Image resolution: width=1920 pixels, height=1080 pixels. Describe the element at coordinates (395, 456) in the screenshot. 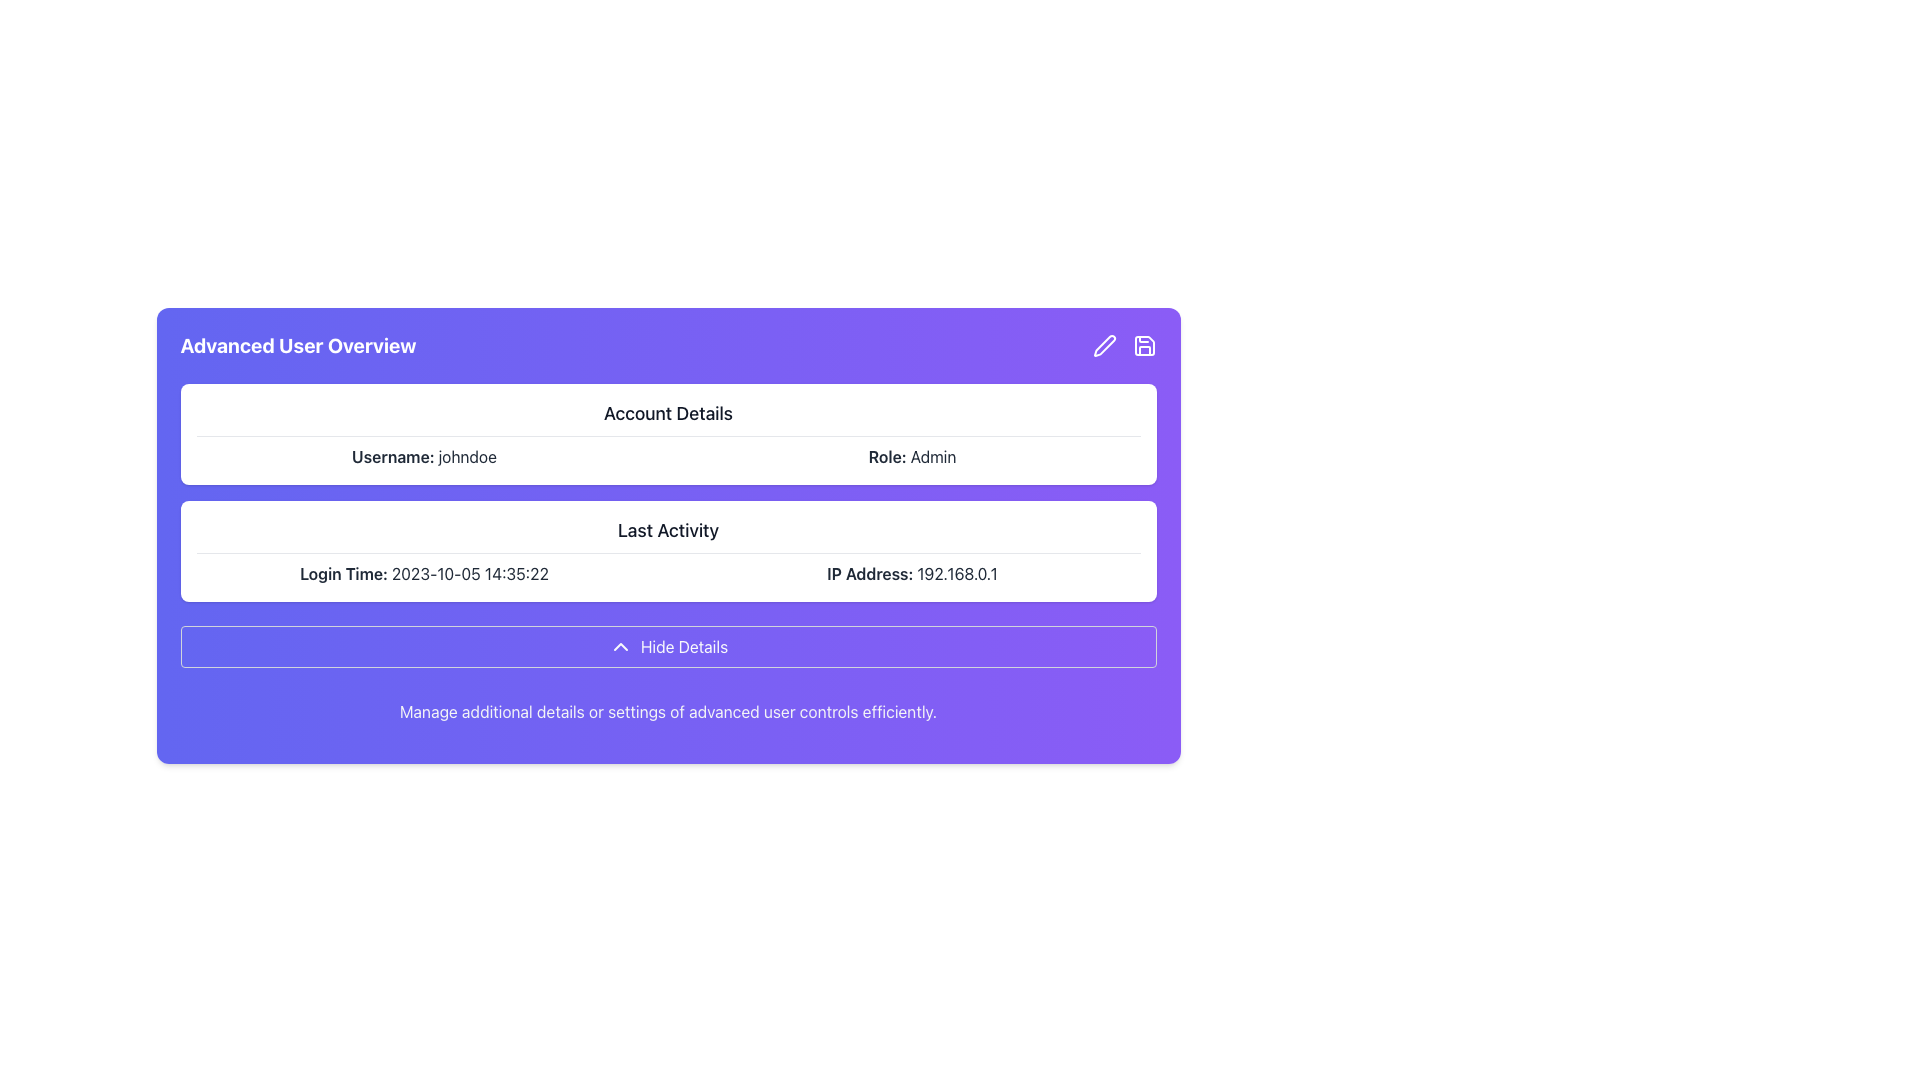

I see `text label that displays 'Username:' in bold font, positioned to the left of the text 'johndoe'` at that location.